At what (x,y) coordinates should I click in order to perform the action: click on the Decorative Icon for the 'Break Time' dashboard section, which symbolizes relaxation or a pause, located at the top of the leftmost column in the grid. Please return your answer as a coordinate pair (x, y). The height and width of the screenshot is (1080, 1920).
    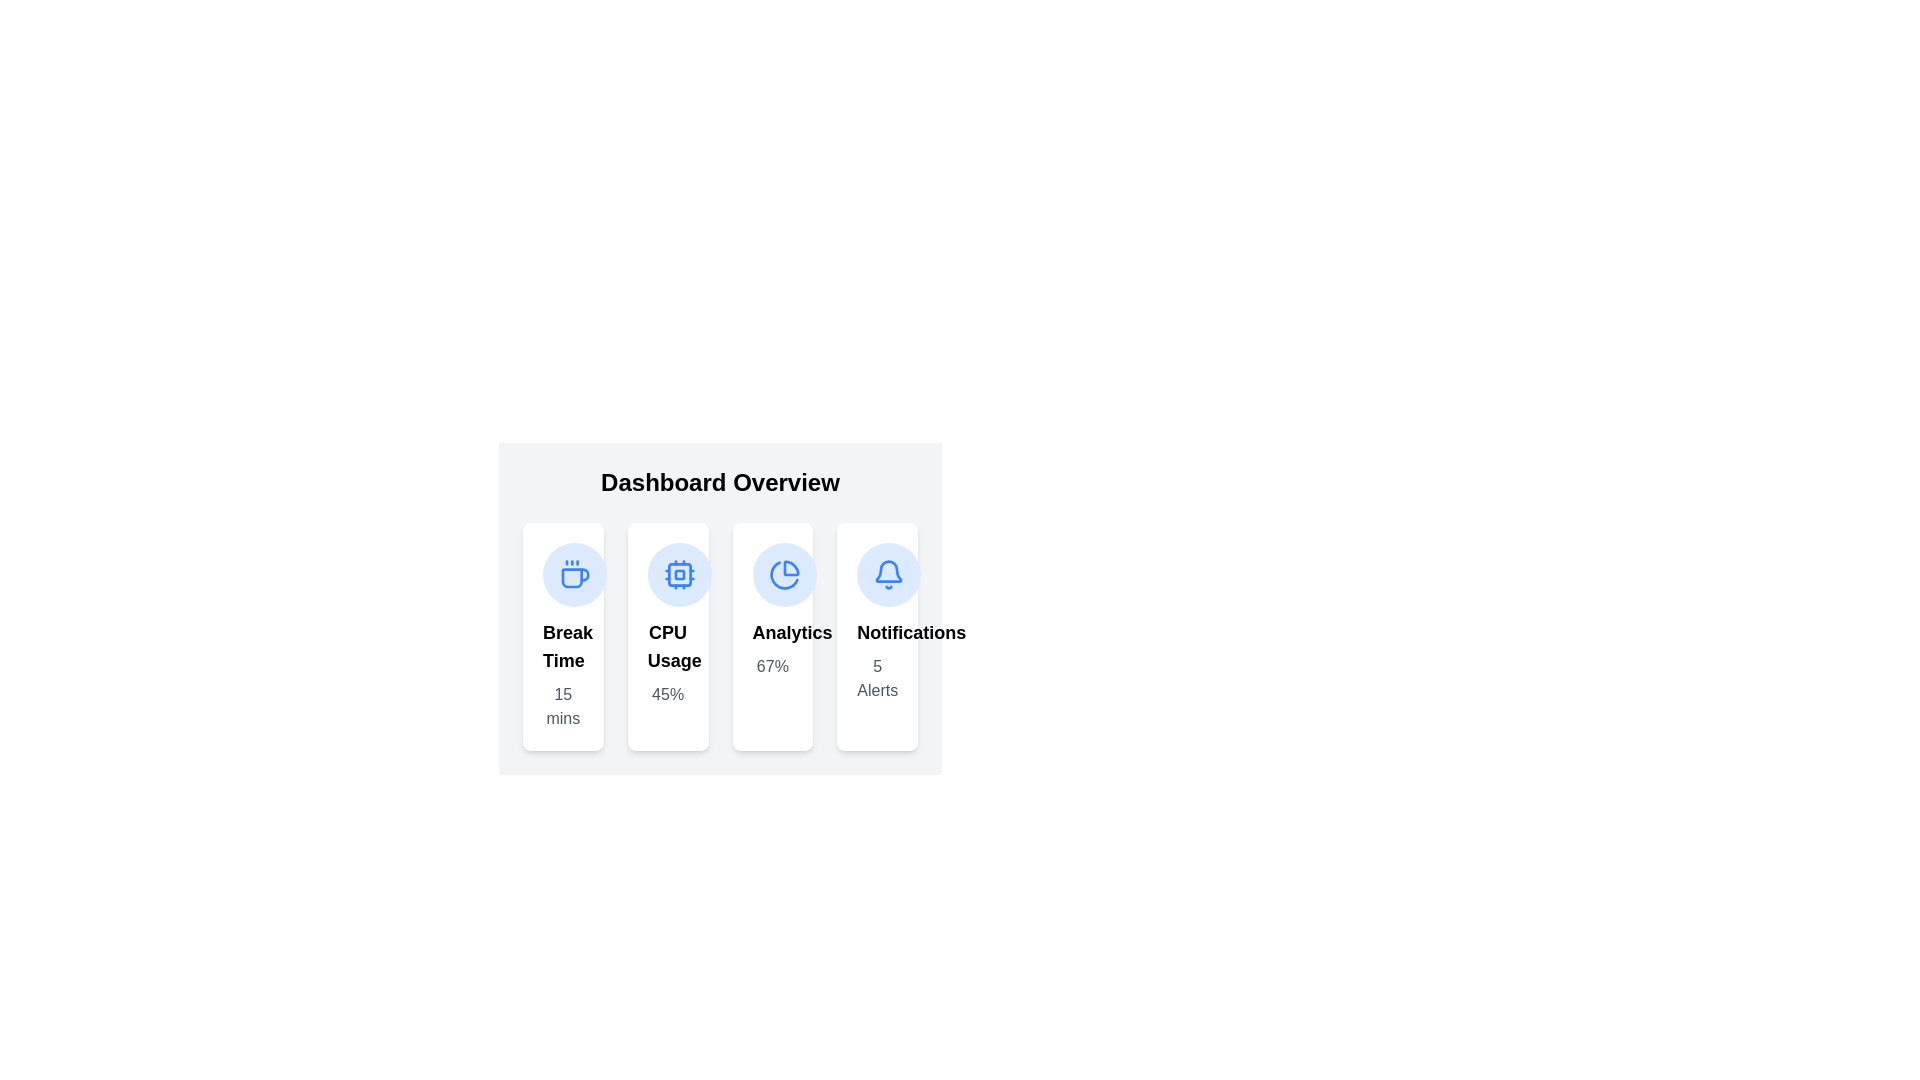
    Looking at the image, I should click on (574, 574).